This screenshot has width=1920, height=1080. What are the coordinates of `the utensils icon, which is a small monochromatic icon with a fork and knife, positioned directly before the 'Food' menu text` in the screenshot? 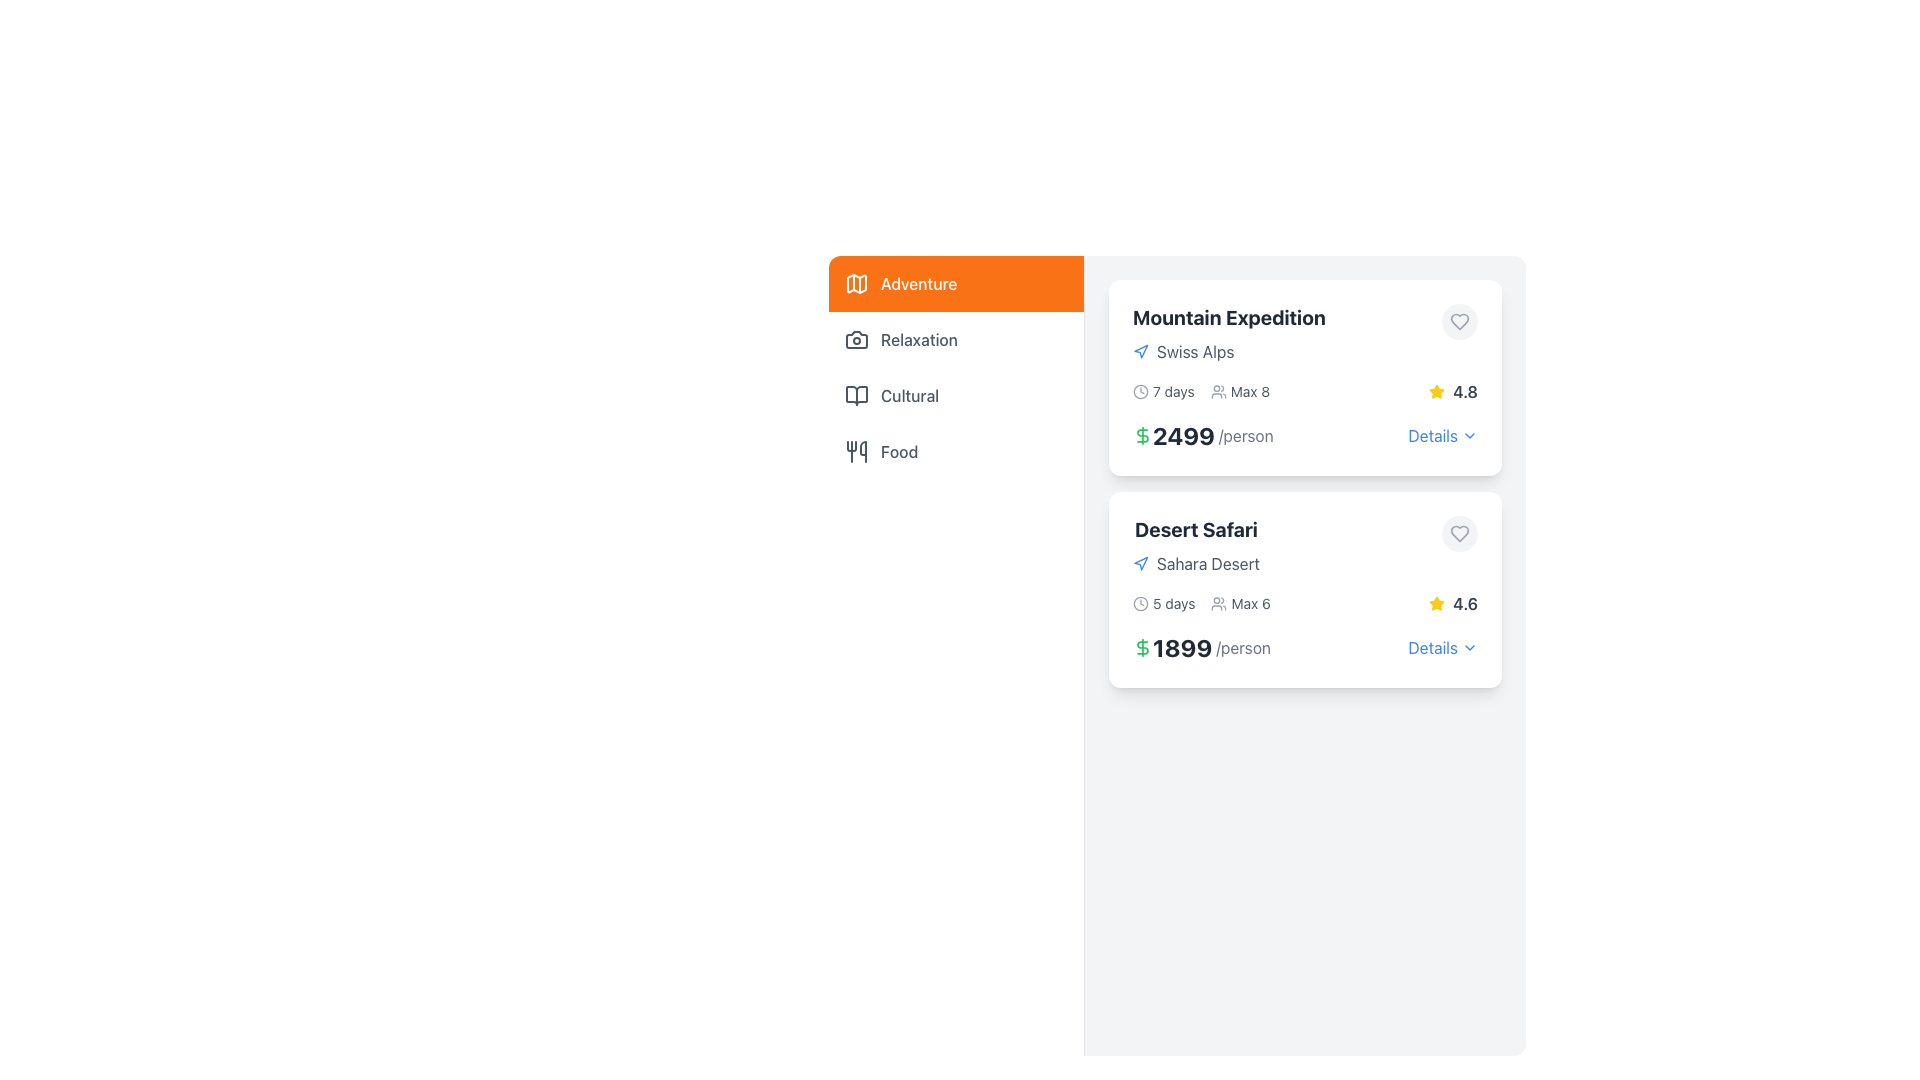 It's located at (857, 451).